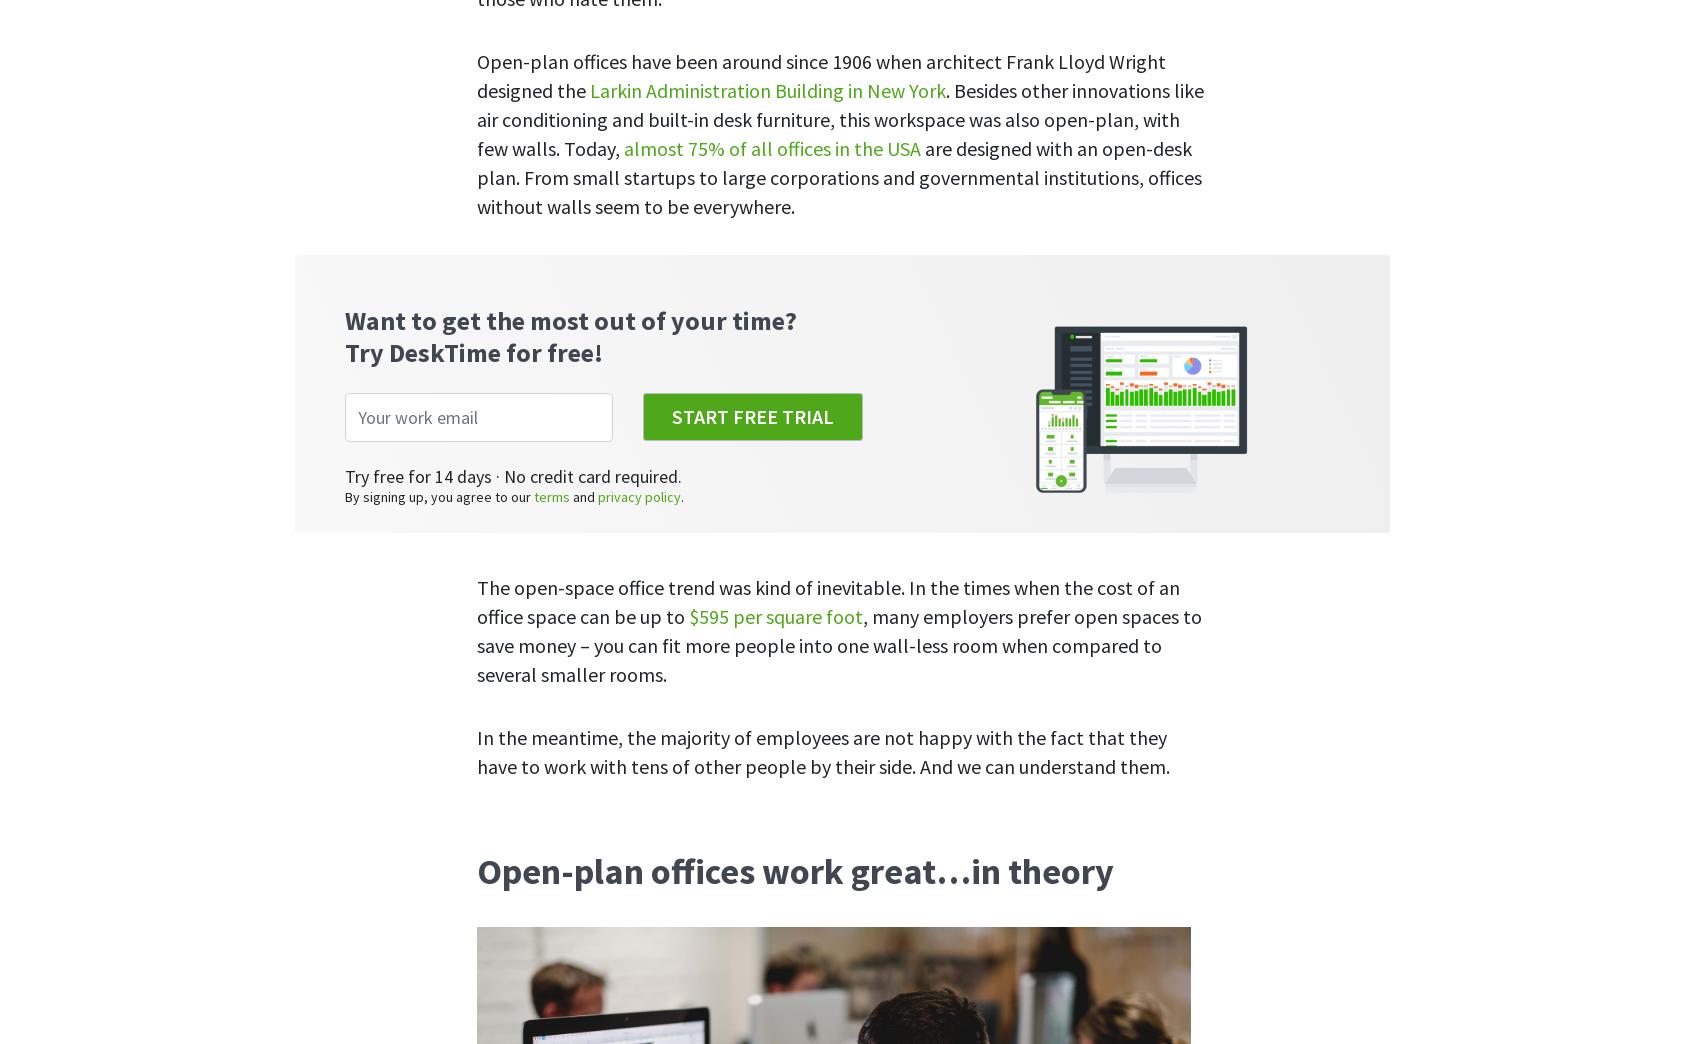 The image size is (1684, 1044). Describe the element at coordinates (609, 502) in the screenshot. I see `'Online employee time clock'` at that location.